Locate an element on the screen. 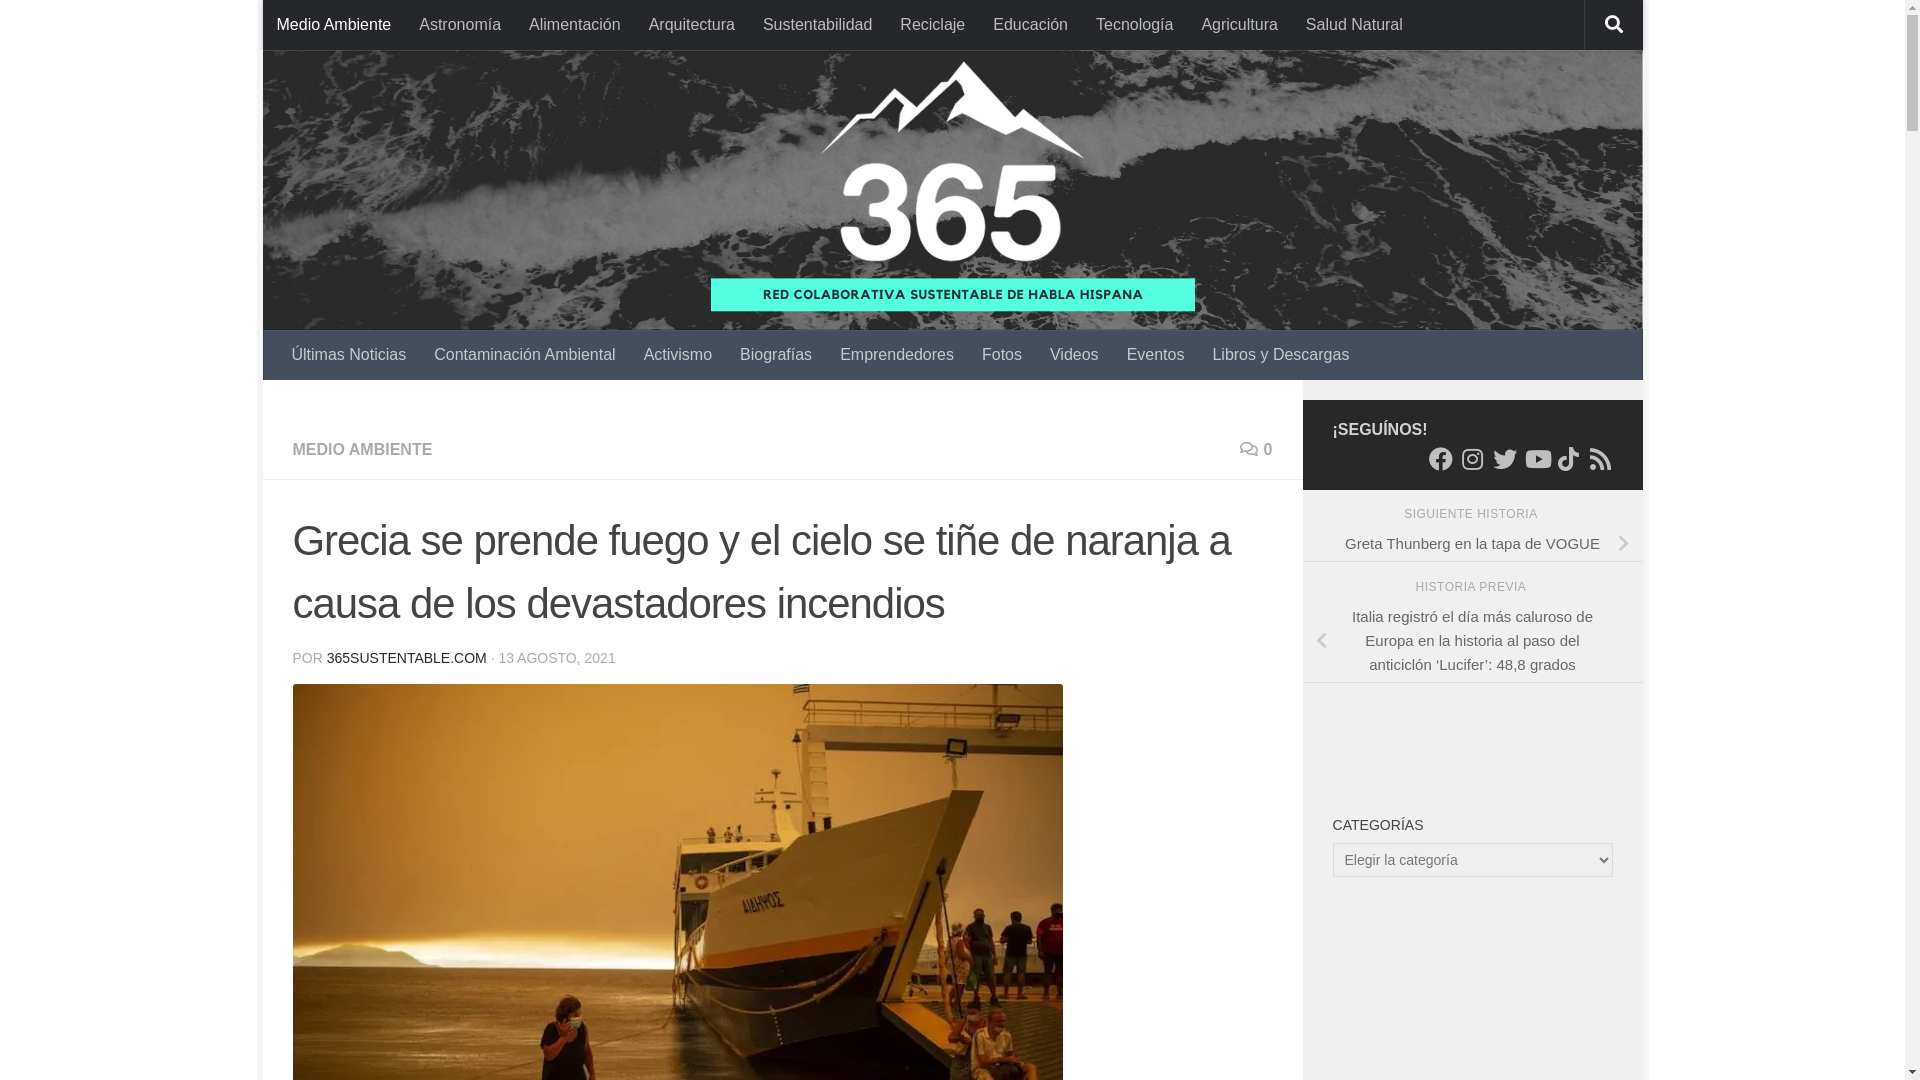 Image resolution: width=1920 pixels, height=1080 pixels. 'Fotos' is located at coordinates (1002, 353).